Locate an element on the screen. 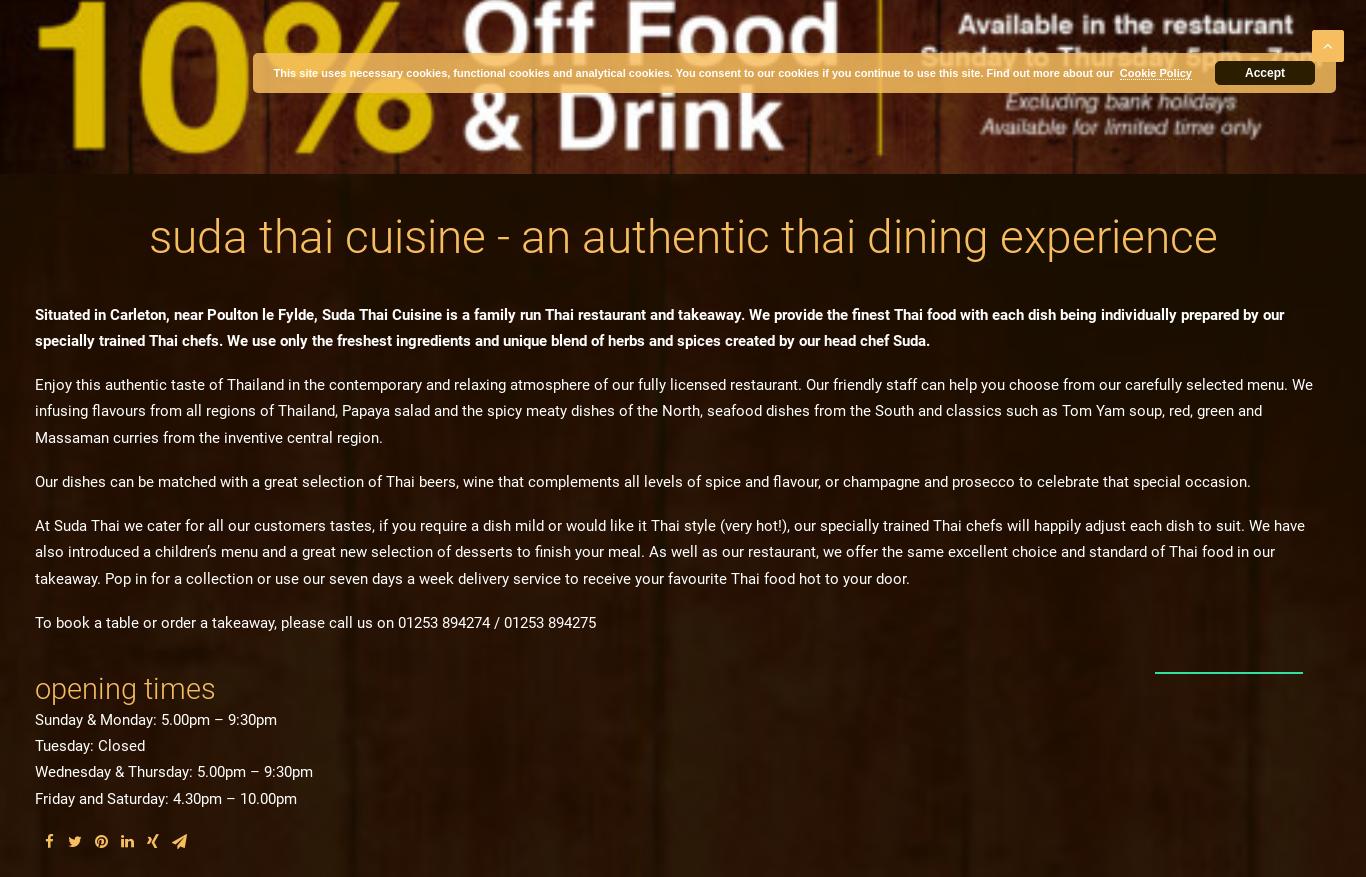  'Situated in Carleton, near Poulton le Fylde, Suda Thai Cuisine is a family run Thai restaurant and takeaway. We provide the finest Thai food with each dish being individually prepared by our specially trained Thai chefs. We use only the freshest ingredients and unique blend of herbs and spices created by our head chef Suda.' is located at coordinates (34, 326).